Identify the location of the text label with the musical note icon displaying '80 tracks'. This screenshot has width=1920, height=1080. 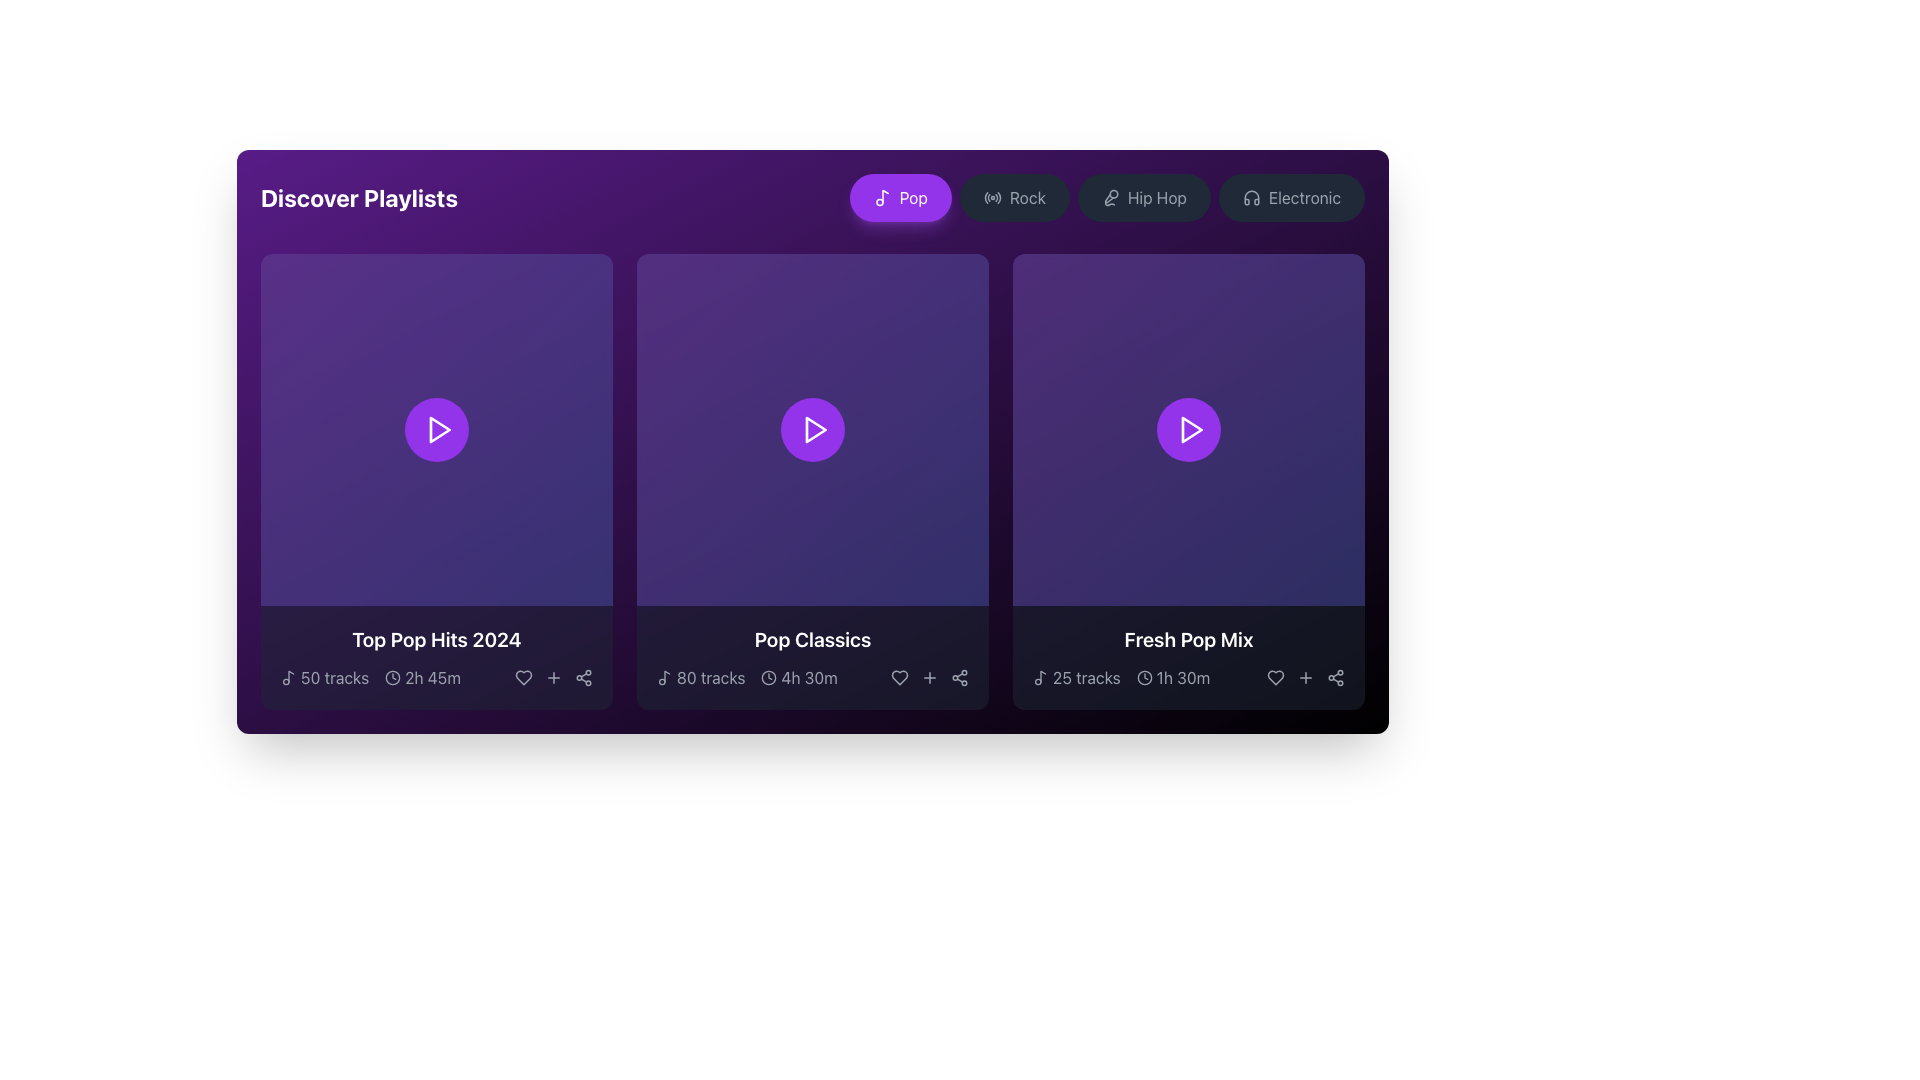
(701, 677).